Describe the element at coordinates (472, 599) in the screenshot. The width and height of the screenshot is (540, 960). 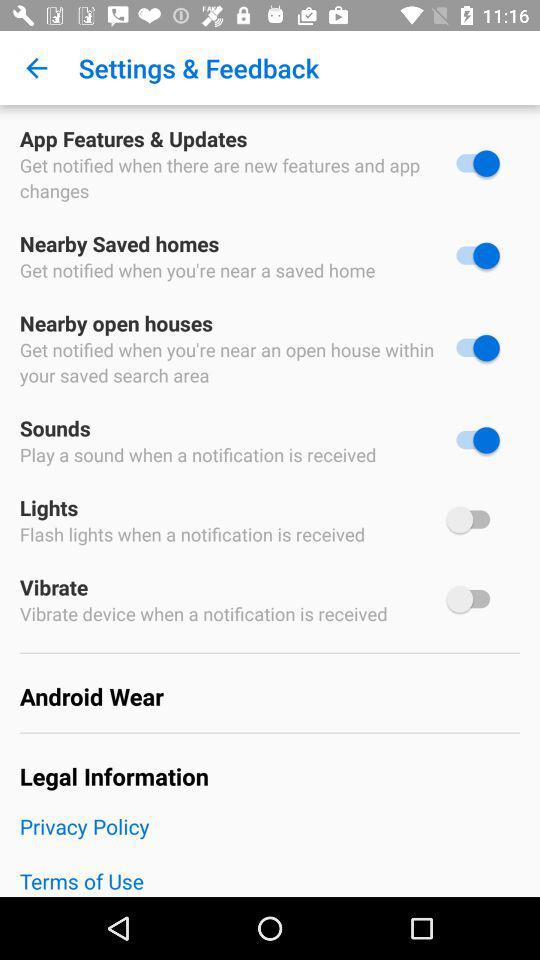
I see `enable vibration` at that location.